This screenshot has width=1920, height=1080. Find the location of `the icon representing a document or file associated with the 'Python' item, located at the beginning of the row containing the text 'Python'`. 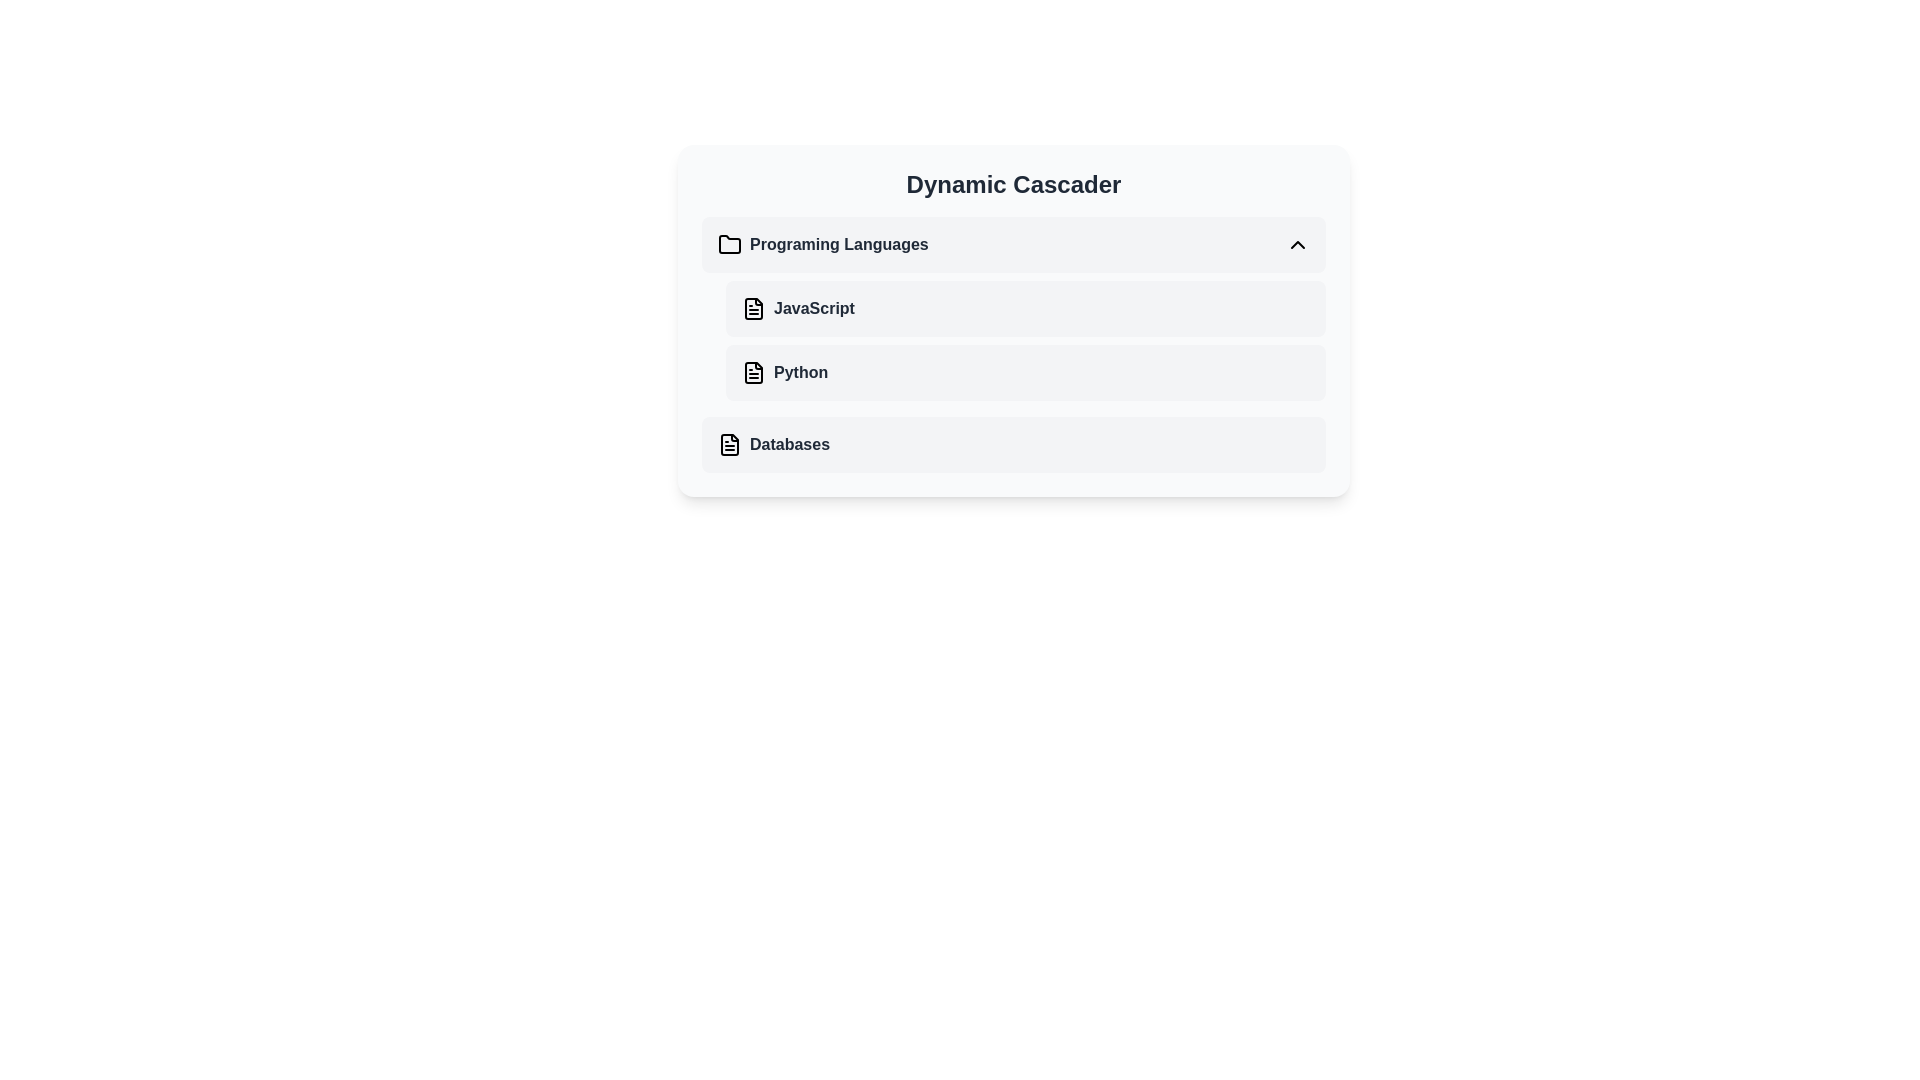

the icon representing a document or file associated with the 'Python' item, located at the beginning of the row containing the text 'Python' is located at coordinates (752, 373).